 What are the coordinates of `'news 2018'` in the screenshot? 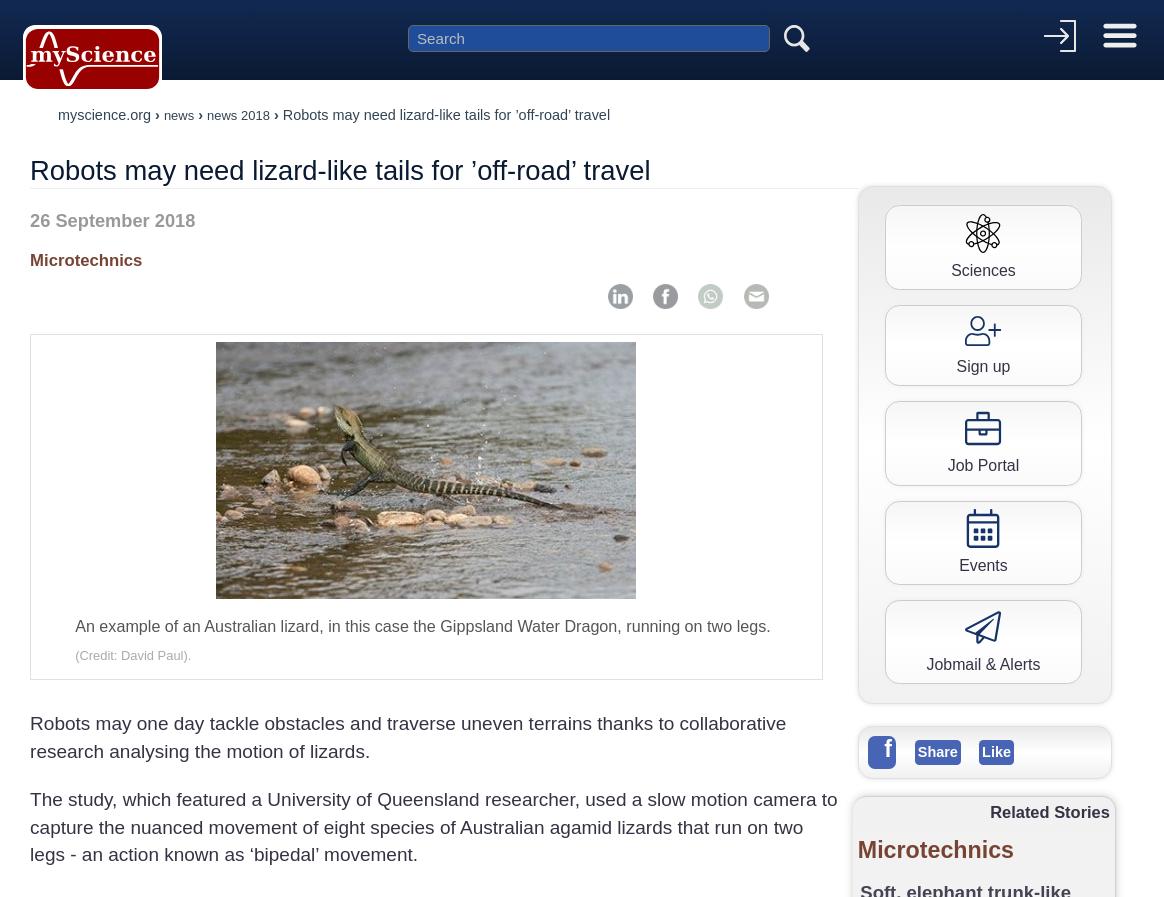 It's located at (238, 114).